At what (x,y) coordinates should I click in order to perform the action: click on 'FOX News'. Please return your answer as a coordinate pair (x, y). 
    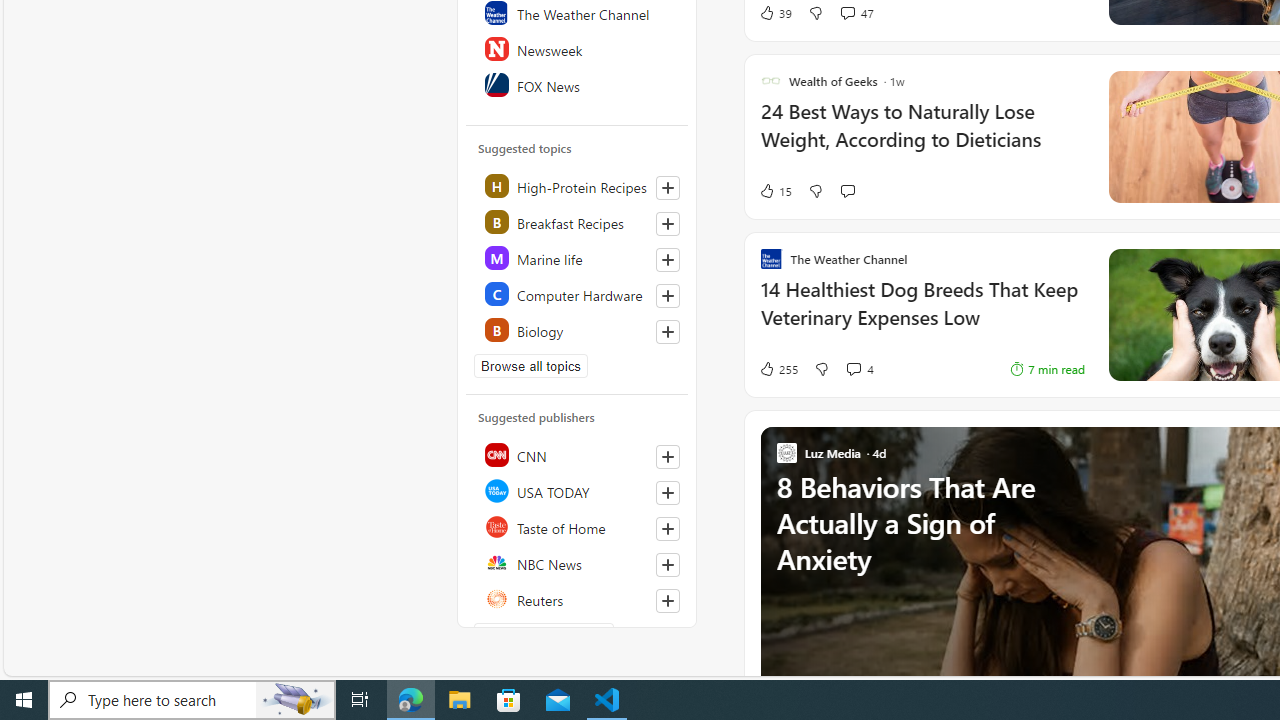
    Looking at the image, I should click on (577, 83).